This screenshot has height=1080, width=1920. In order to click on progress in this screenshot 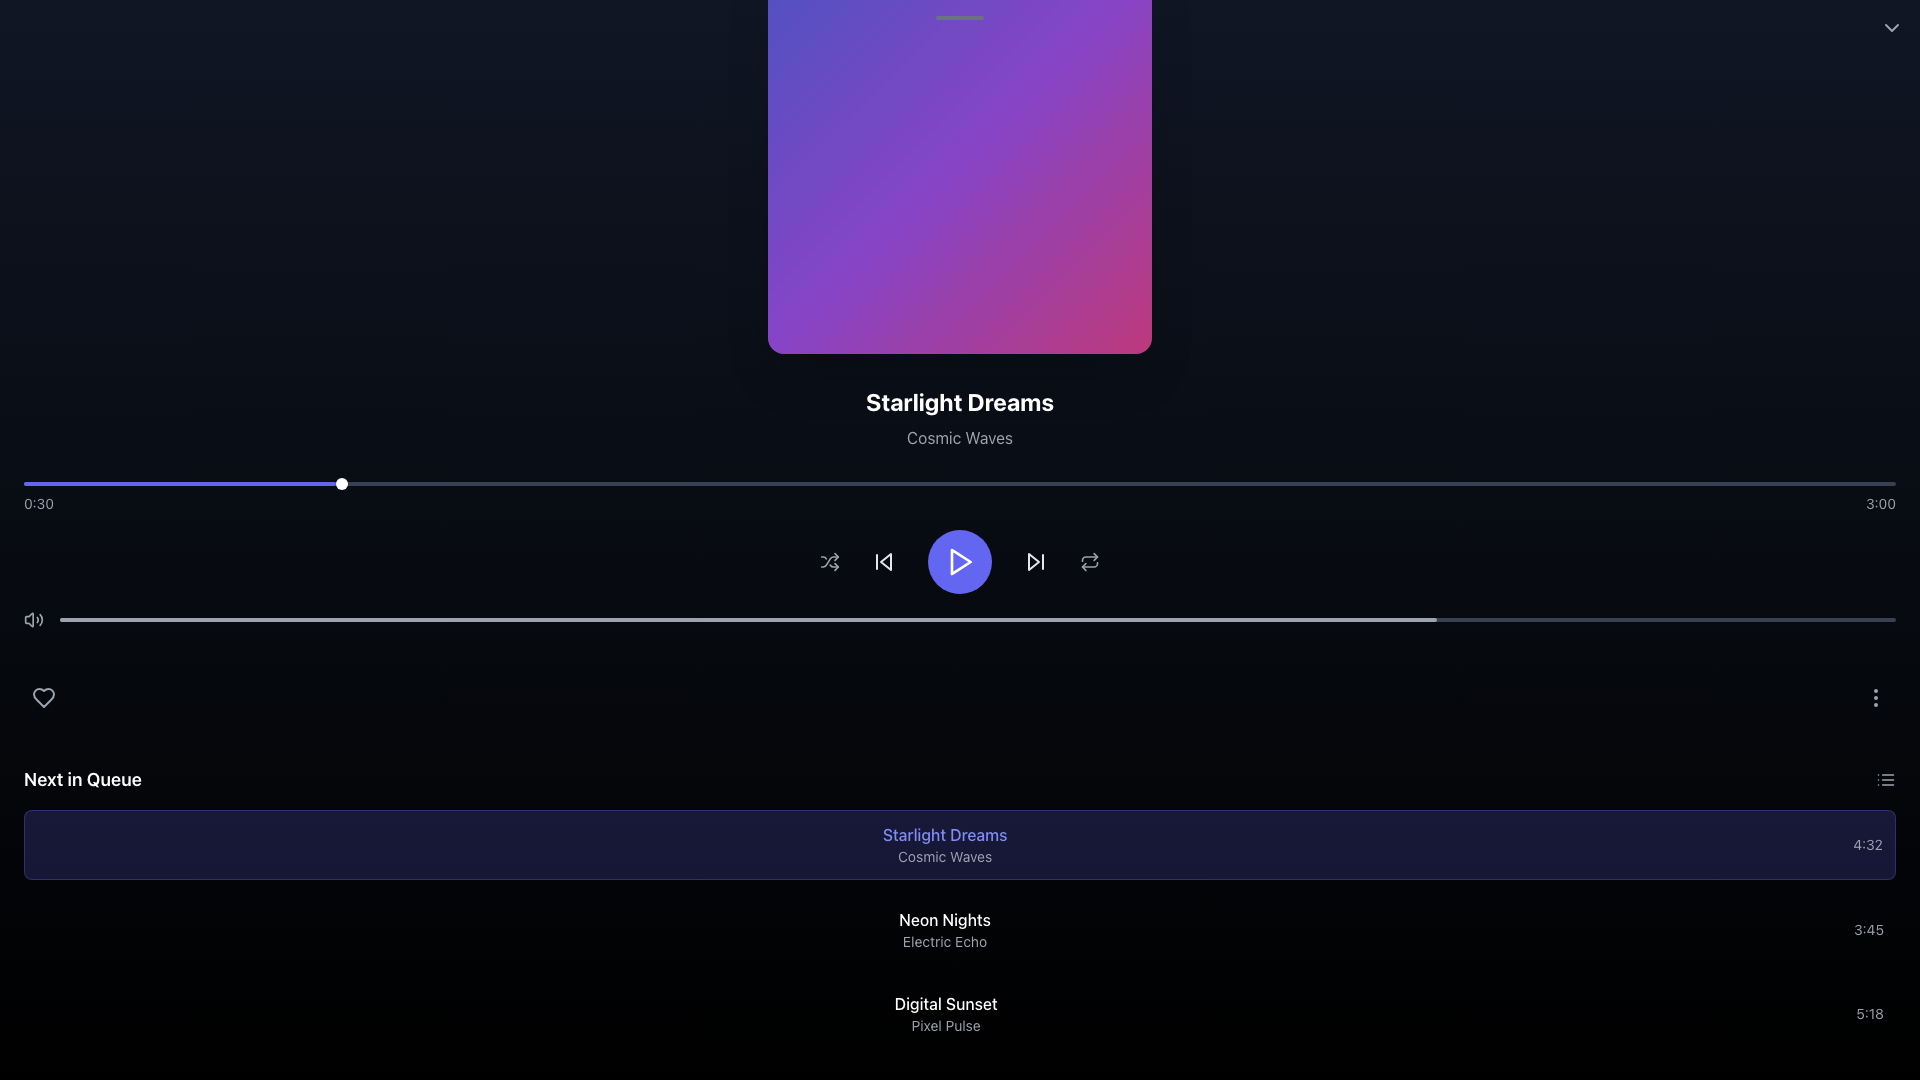, I will do `click(300, 483)`.